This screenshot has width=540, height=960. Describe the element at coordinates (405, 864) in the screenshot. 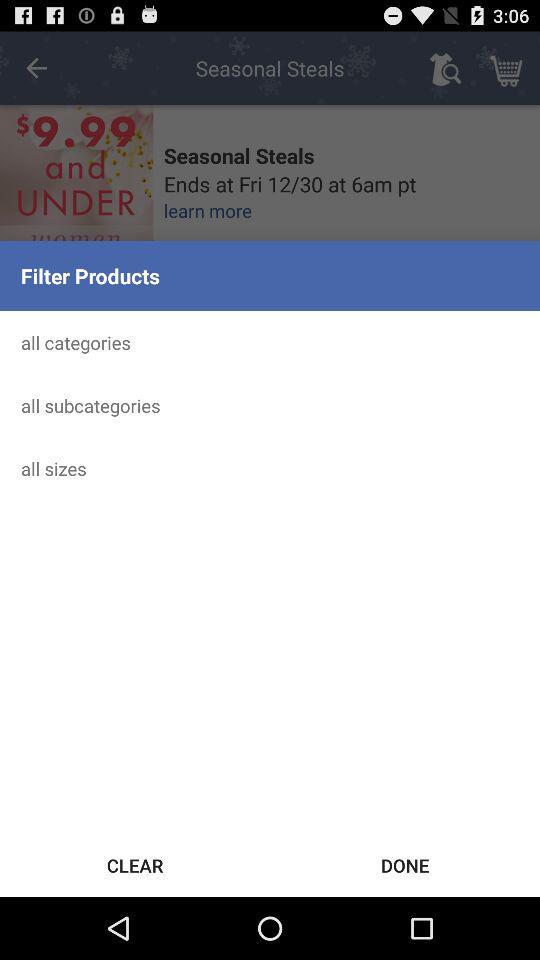

I see `the icon next to the clear icon` at that location.